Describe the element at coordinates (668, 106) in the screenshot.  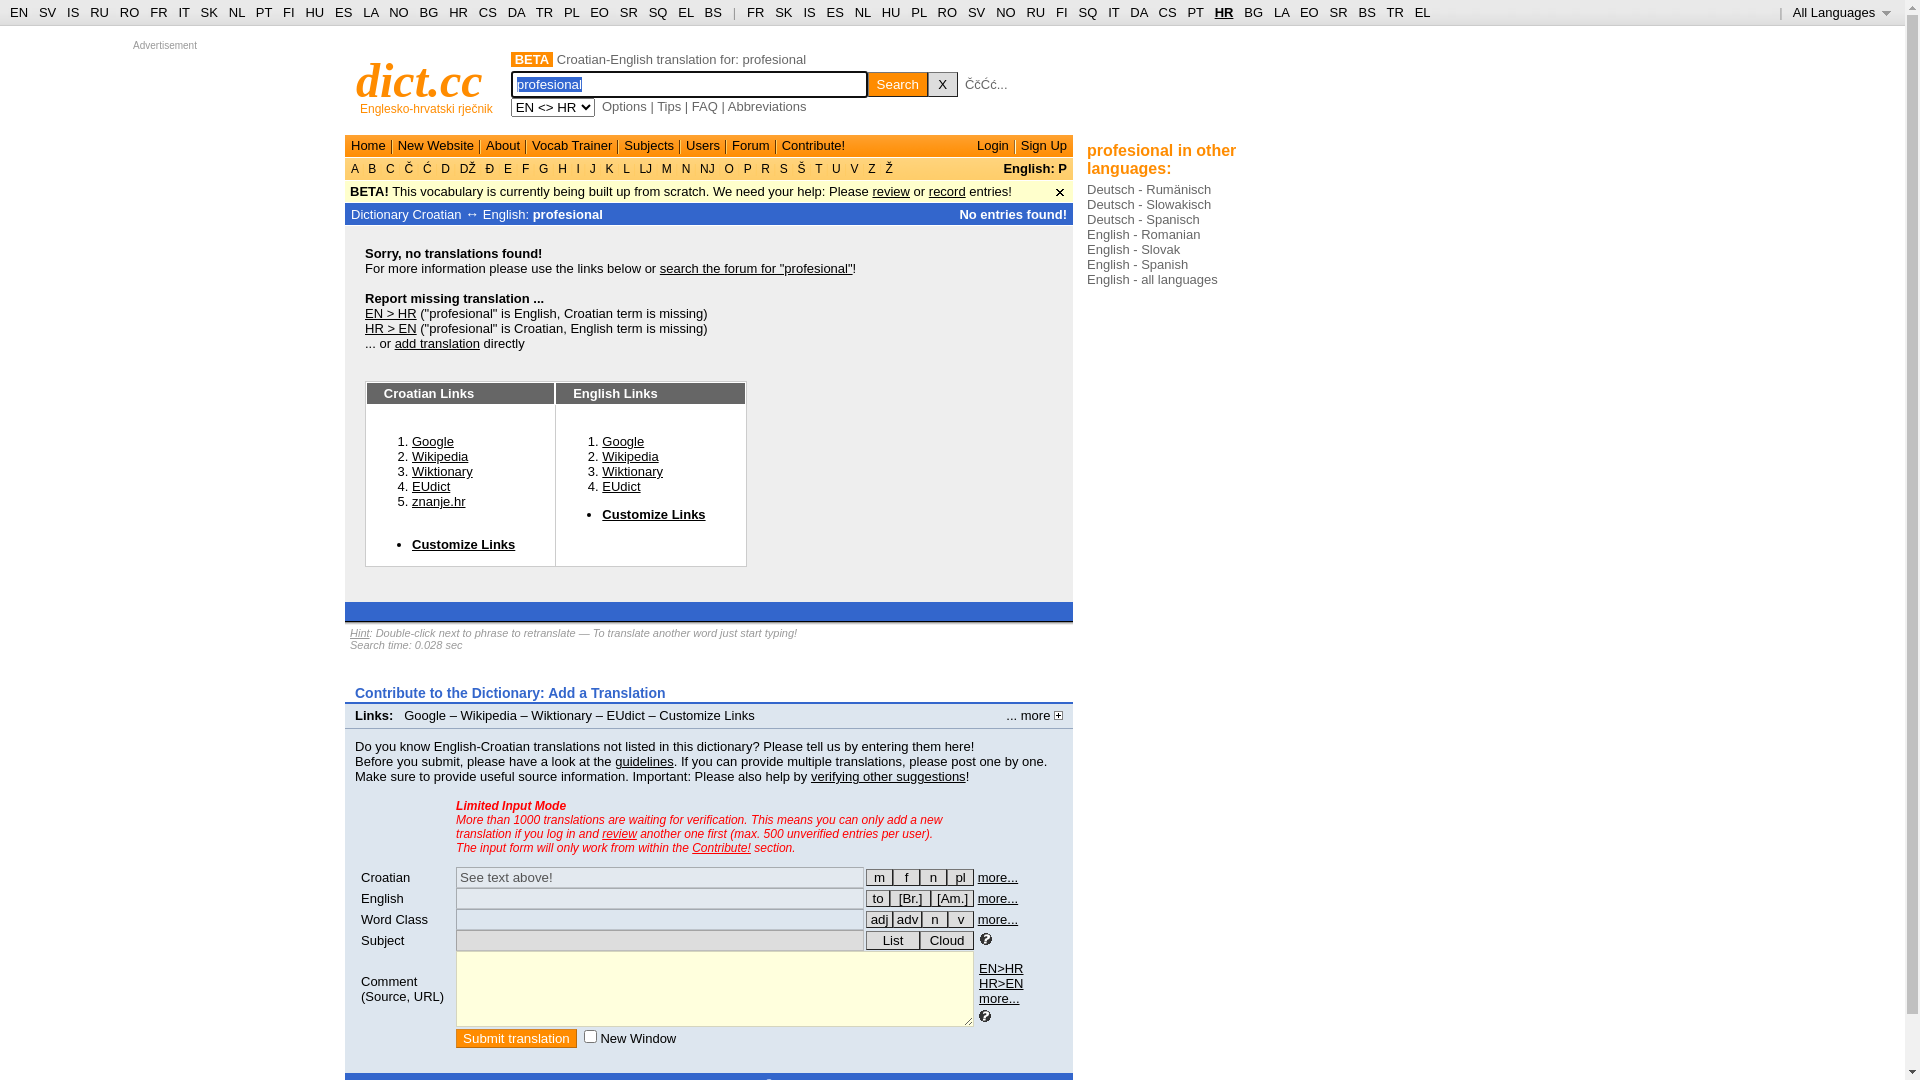
I see `'Tips'` at that location.